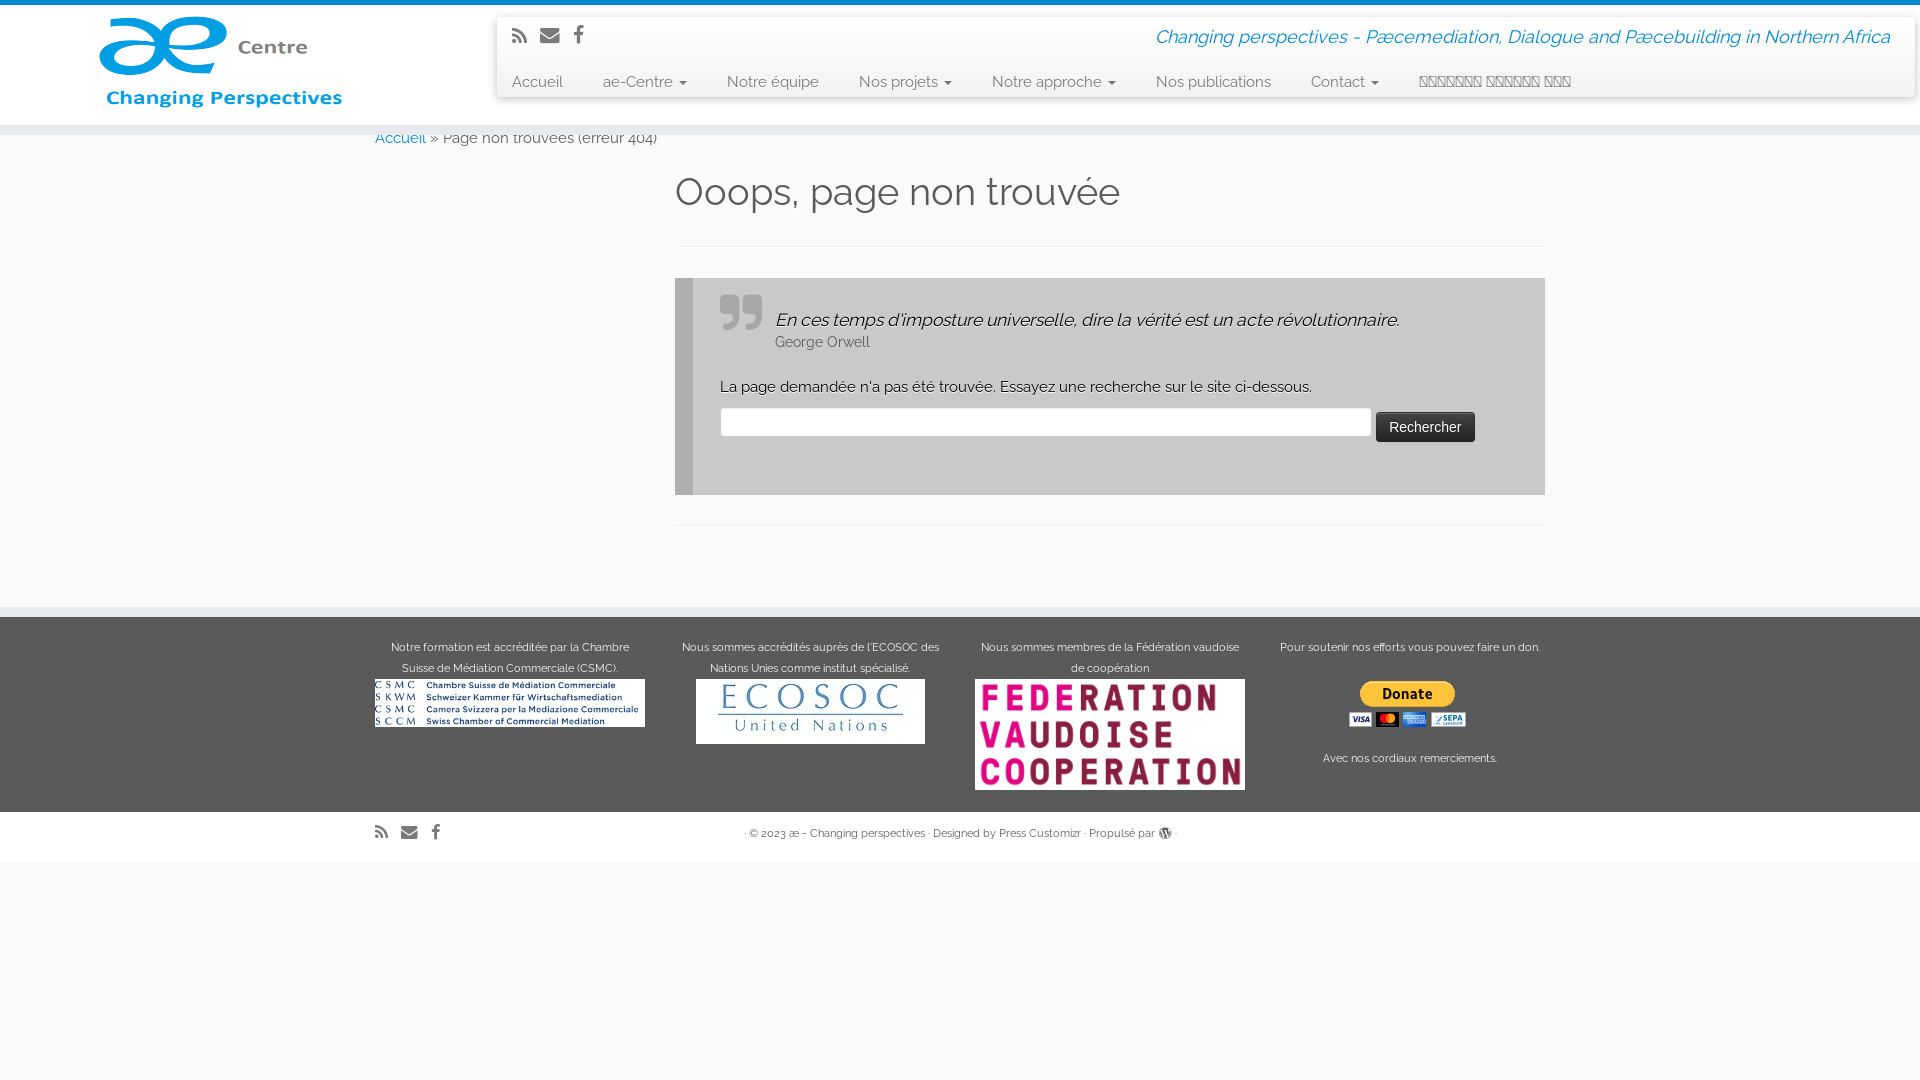 The width and height of the screenshot is (1920, 1080). Describe the element at coordinates (388, 832) in the screenshot. I see `'Abonnez-vous au flux rss'` at that location.